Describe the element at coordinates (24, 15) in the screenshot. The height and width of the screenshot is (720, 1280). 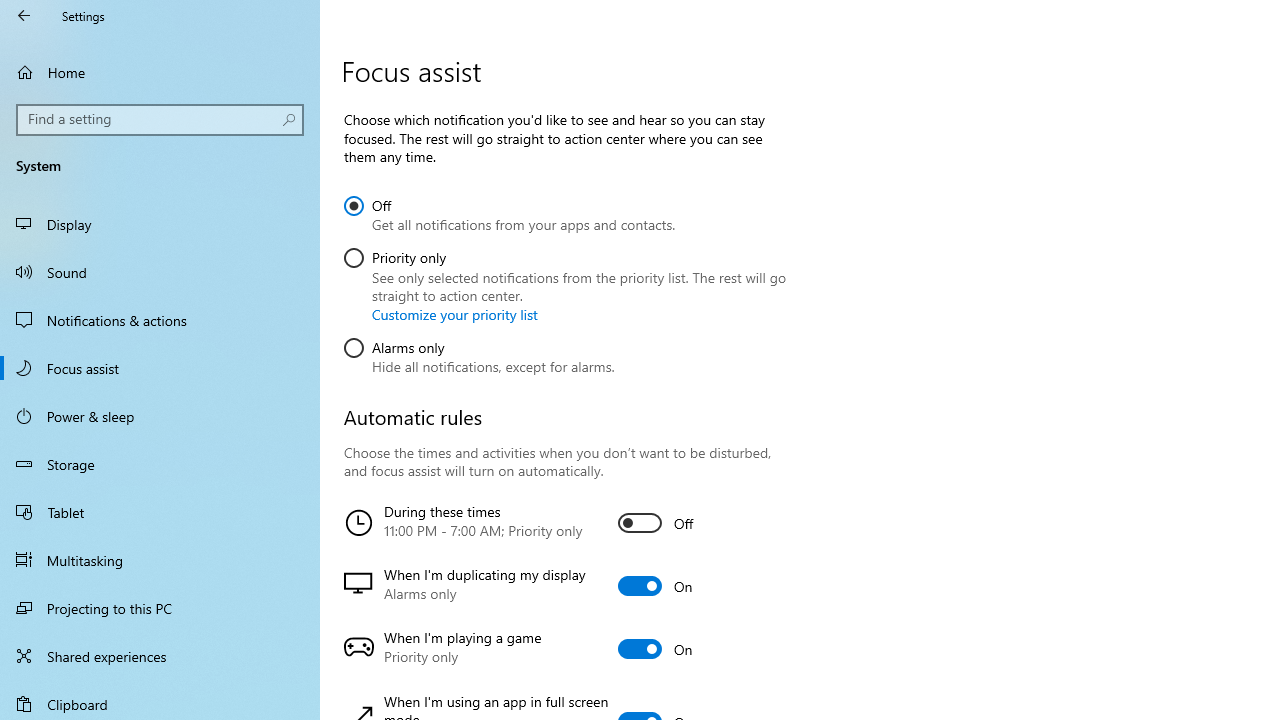
I see `'Back'` at that location.